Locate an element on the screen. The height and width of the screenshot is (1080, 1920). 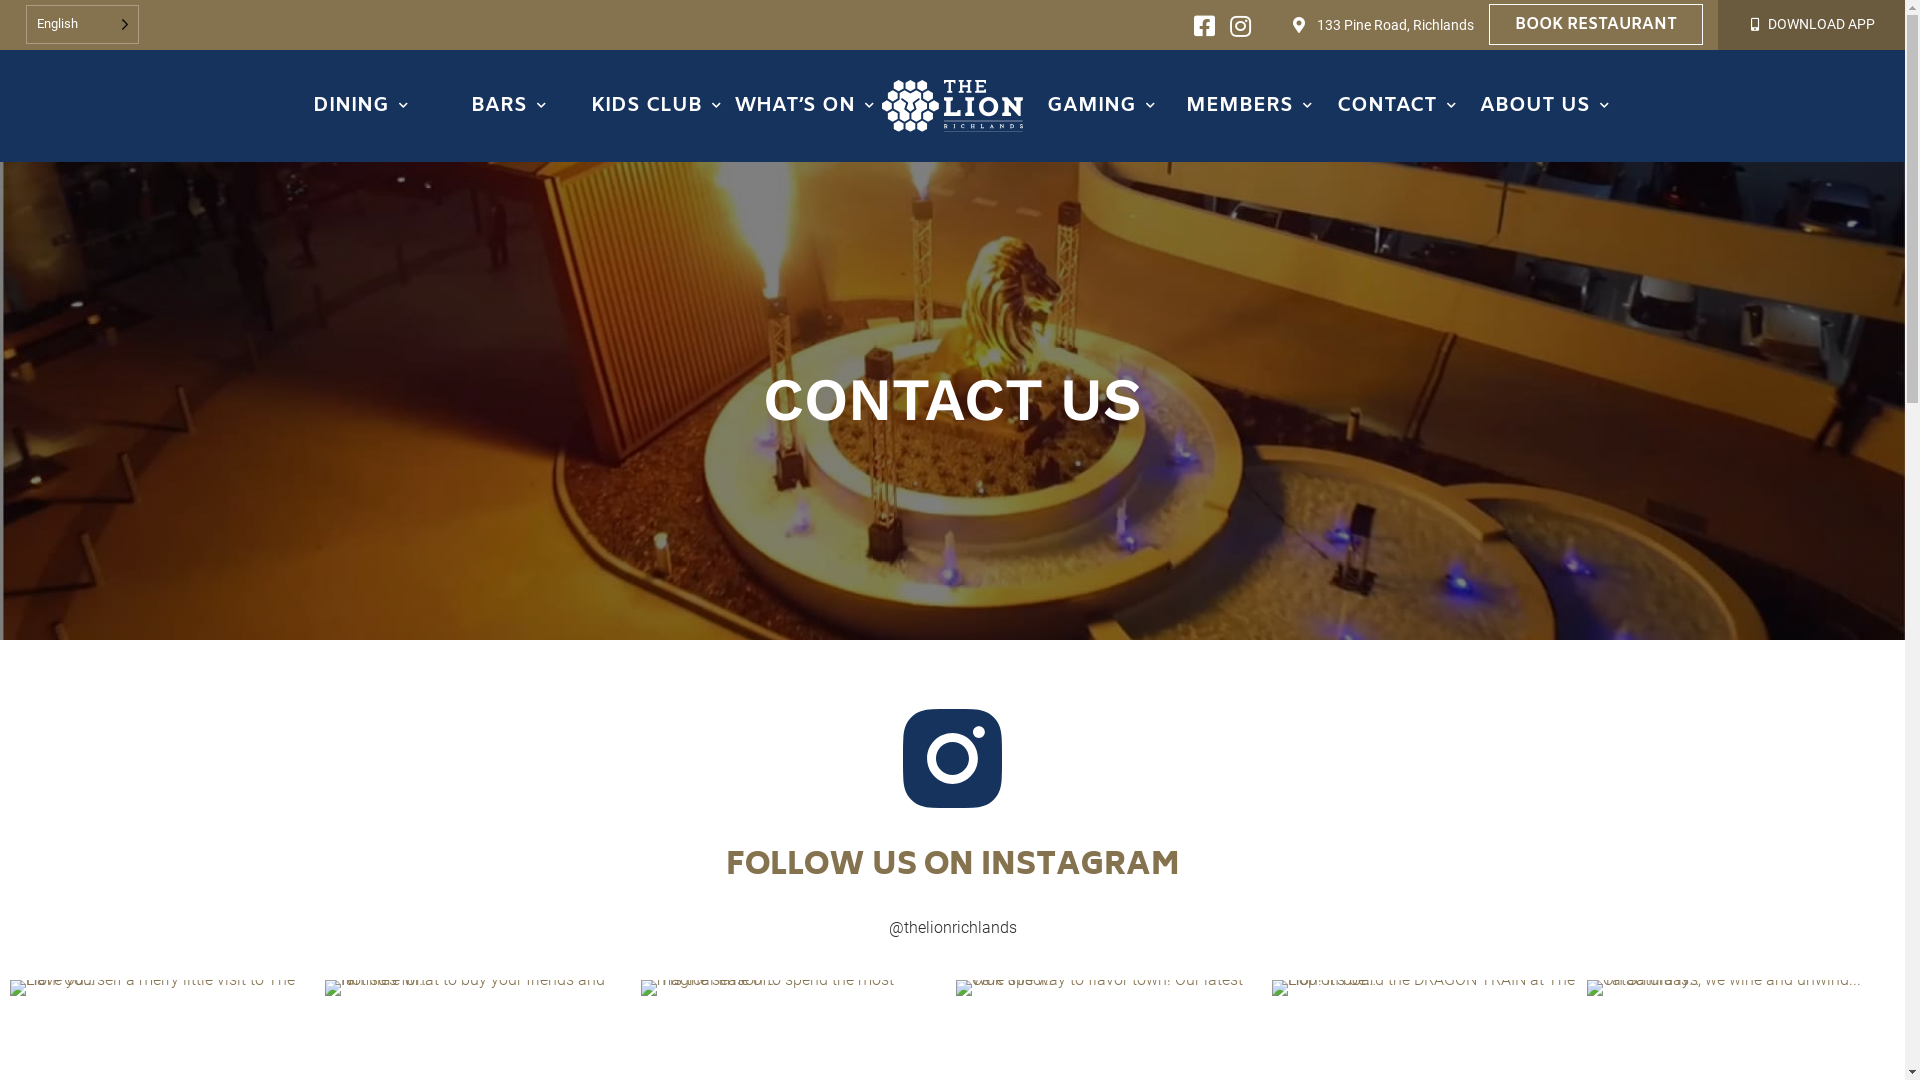
'133 Pine Road, Richlands' is located at coordinates (1394, 24).